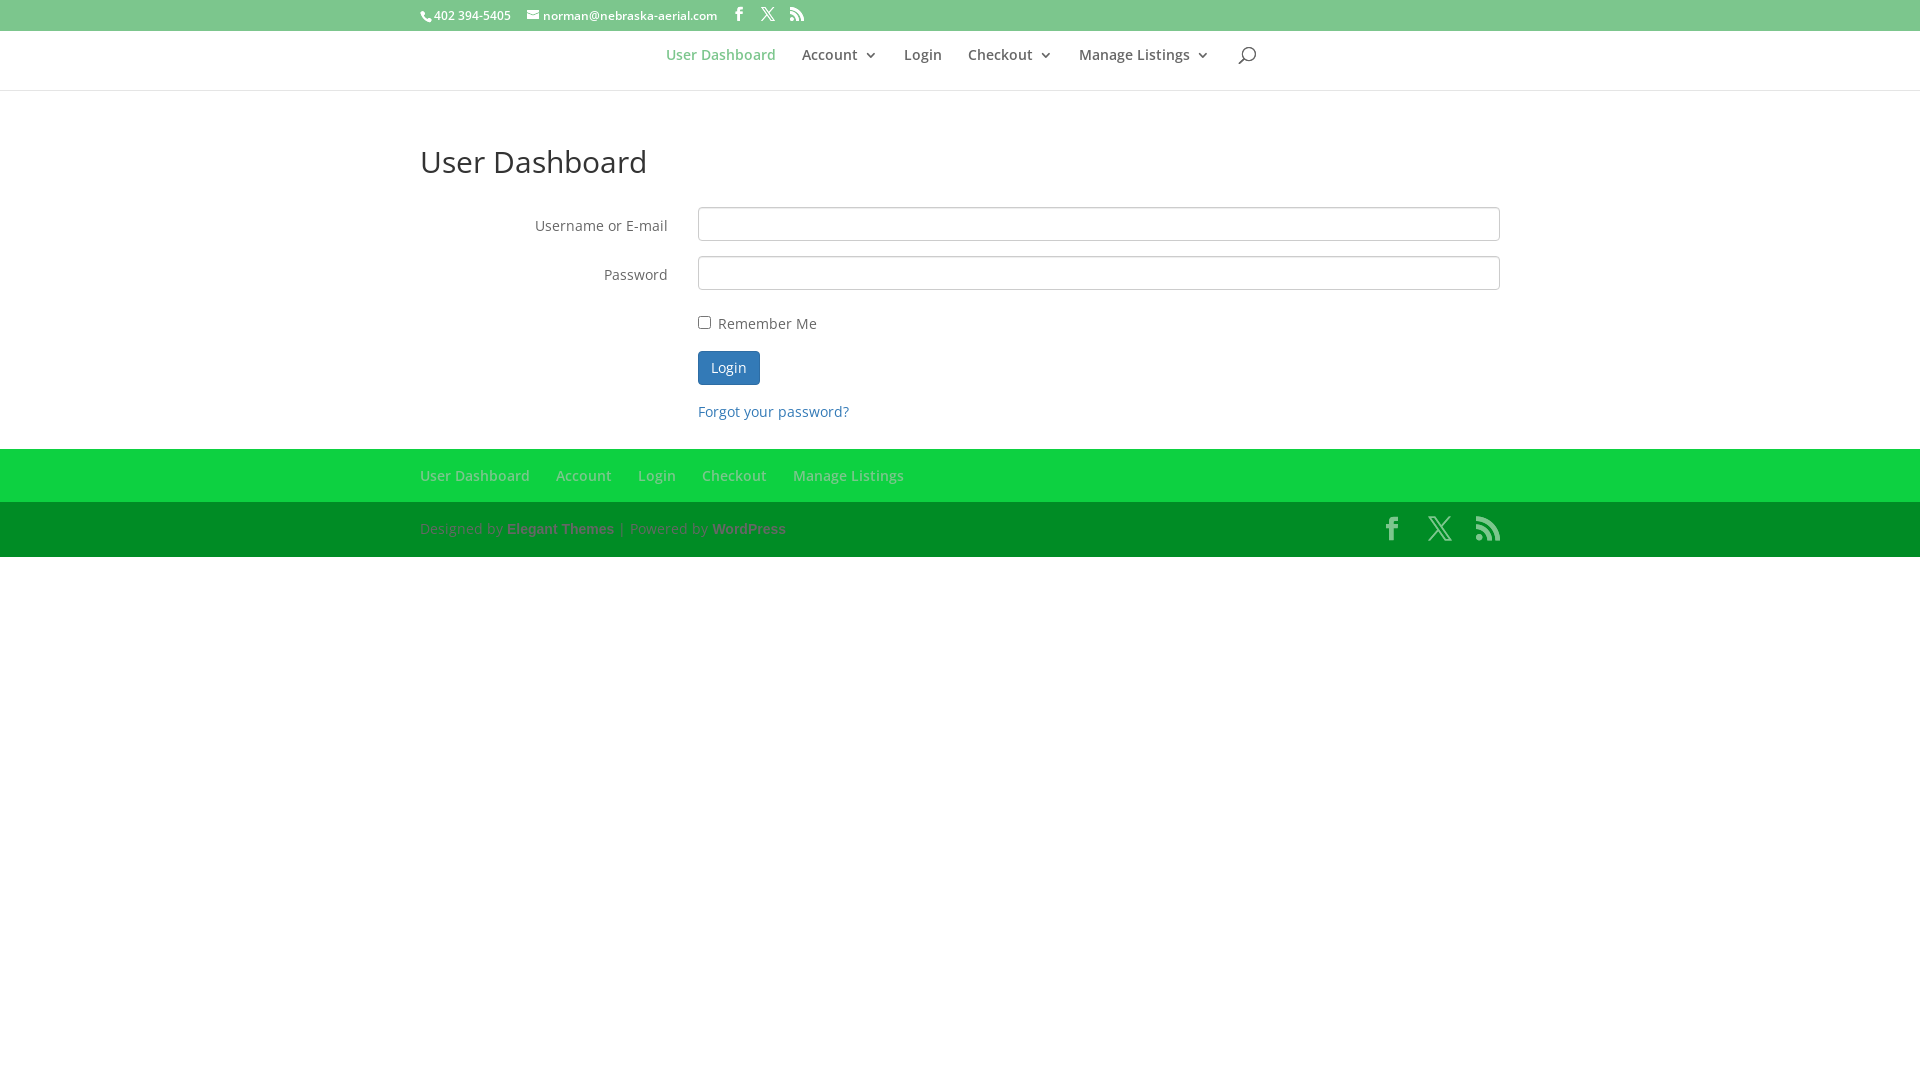 The width and height of the screenshot is (1920, 1080). I want to click on 'WordPress', so click(747, 527).